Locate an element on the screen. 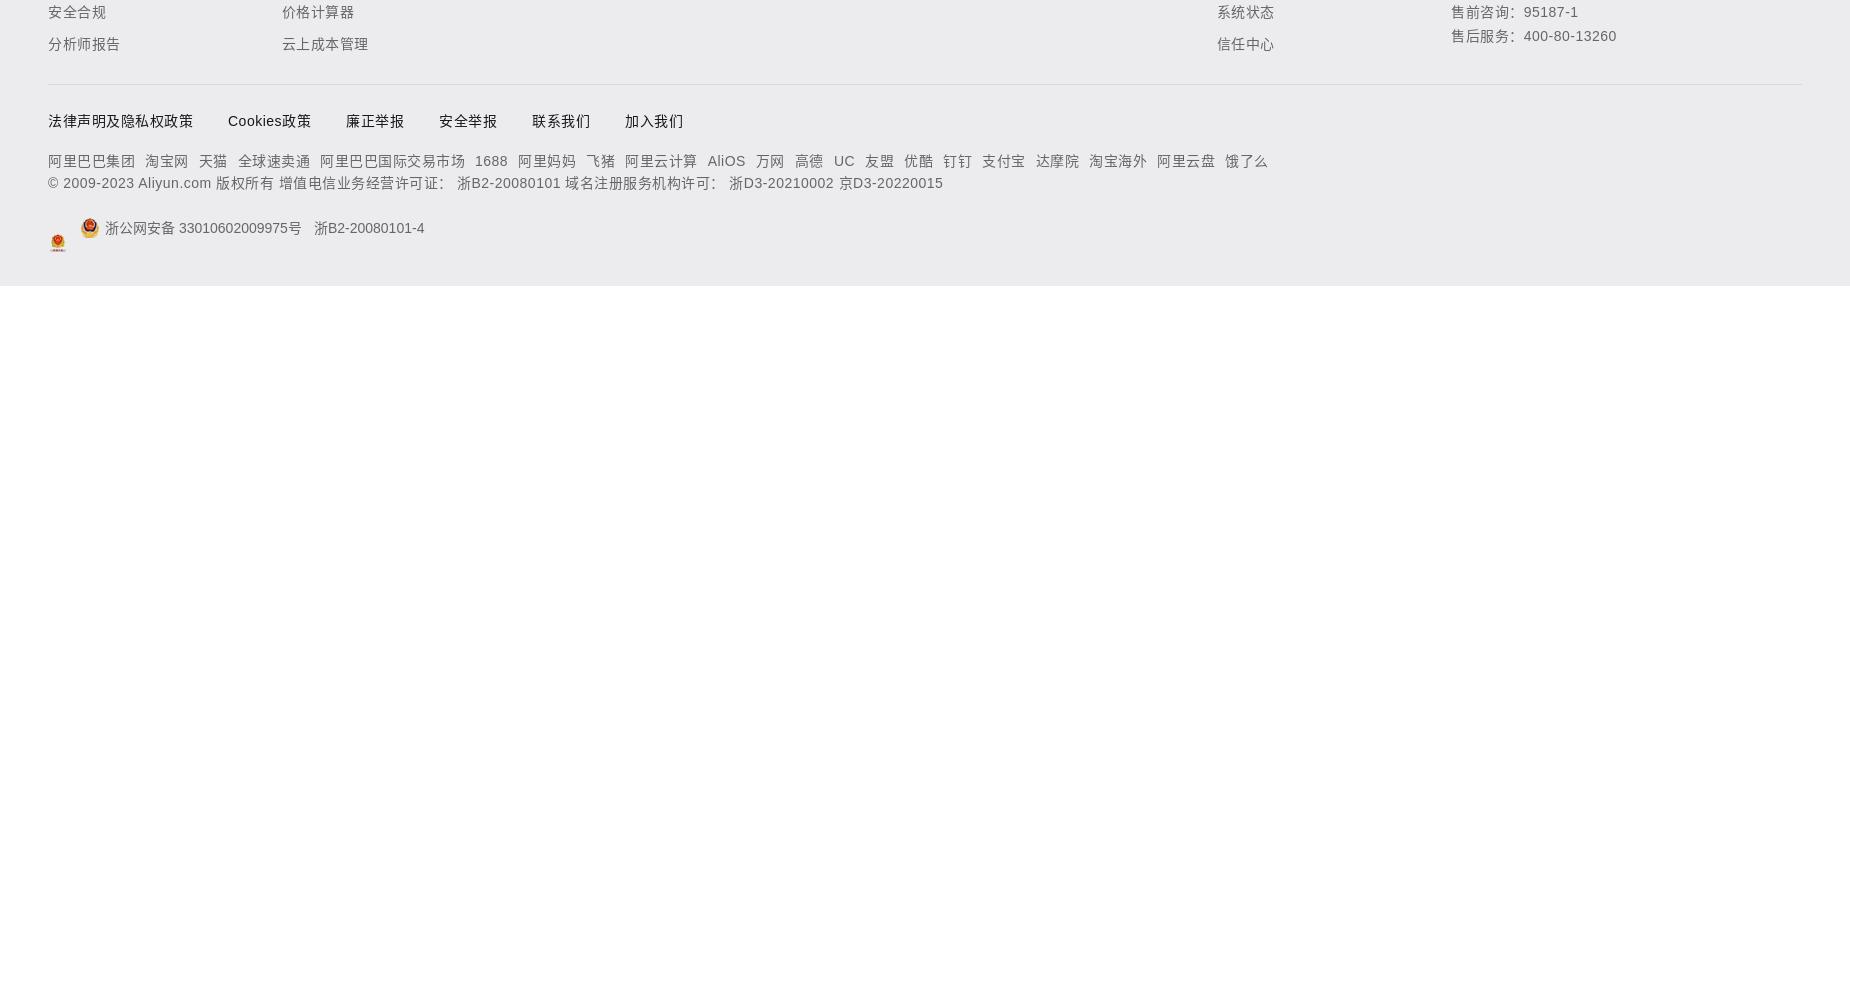  '1688' is located at coordinates (491, 161).